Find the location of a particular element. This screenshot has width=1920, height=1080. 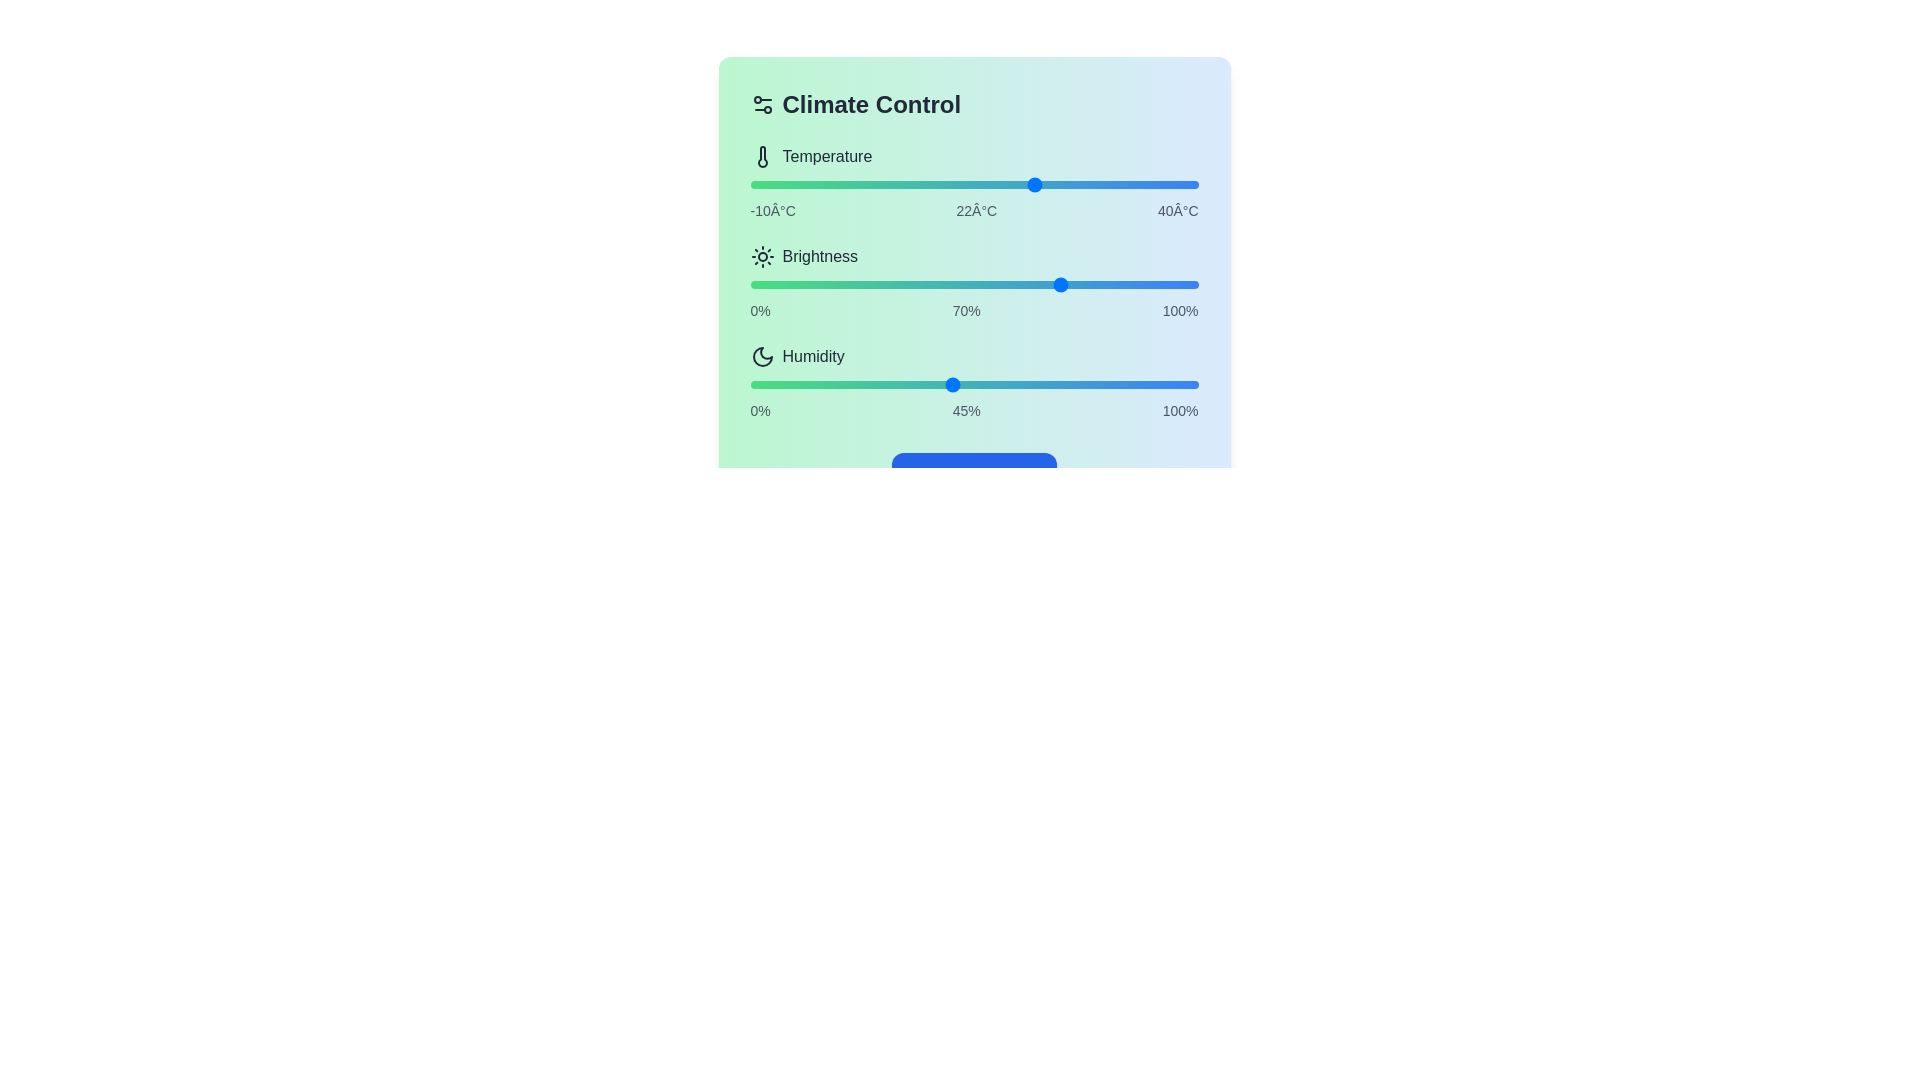

the 'Apply Changes' button located at the bottom of the climate control settings card is located at coordinates (974, 477).